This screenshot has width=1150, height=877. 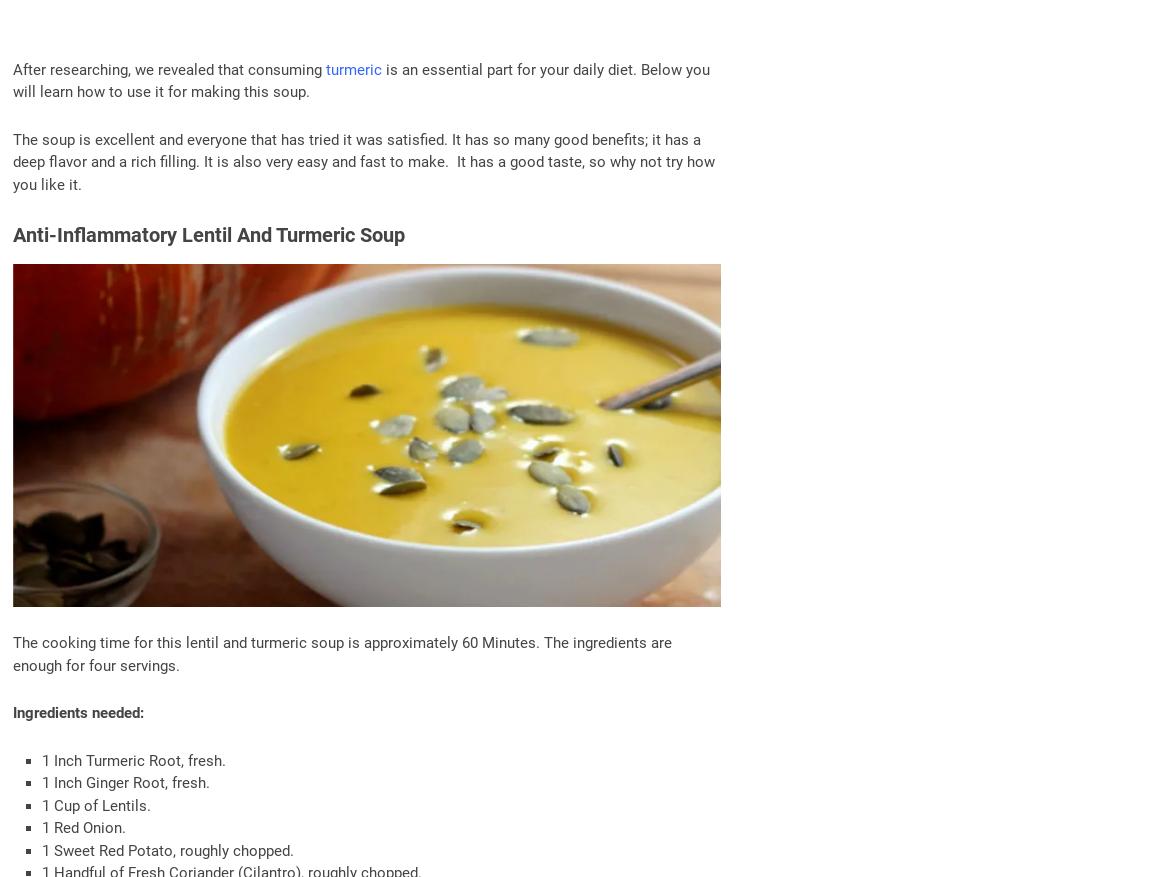 I want to click on 'Ingredients needed:', so click(x=77, y=712).